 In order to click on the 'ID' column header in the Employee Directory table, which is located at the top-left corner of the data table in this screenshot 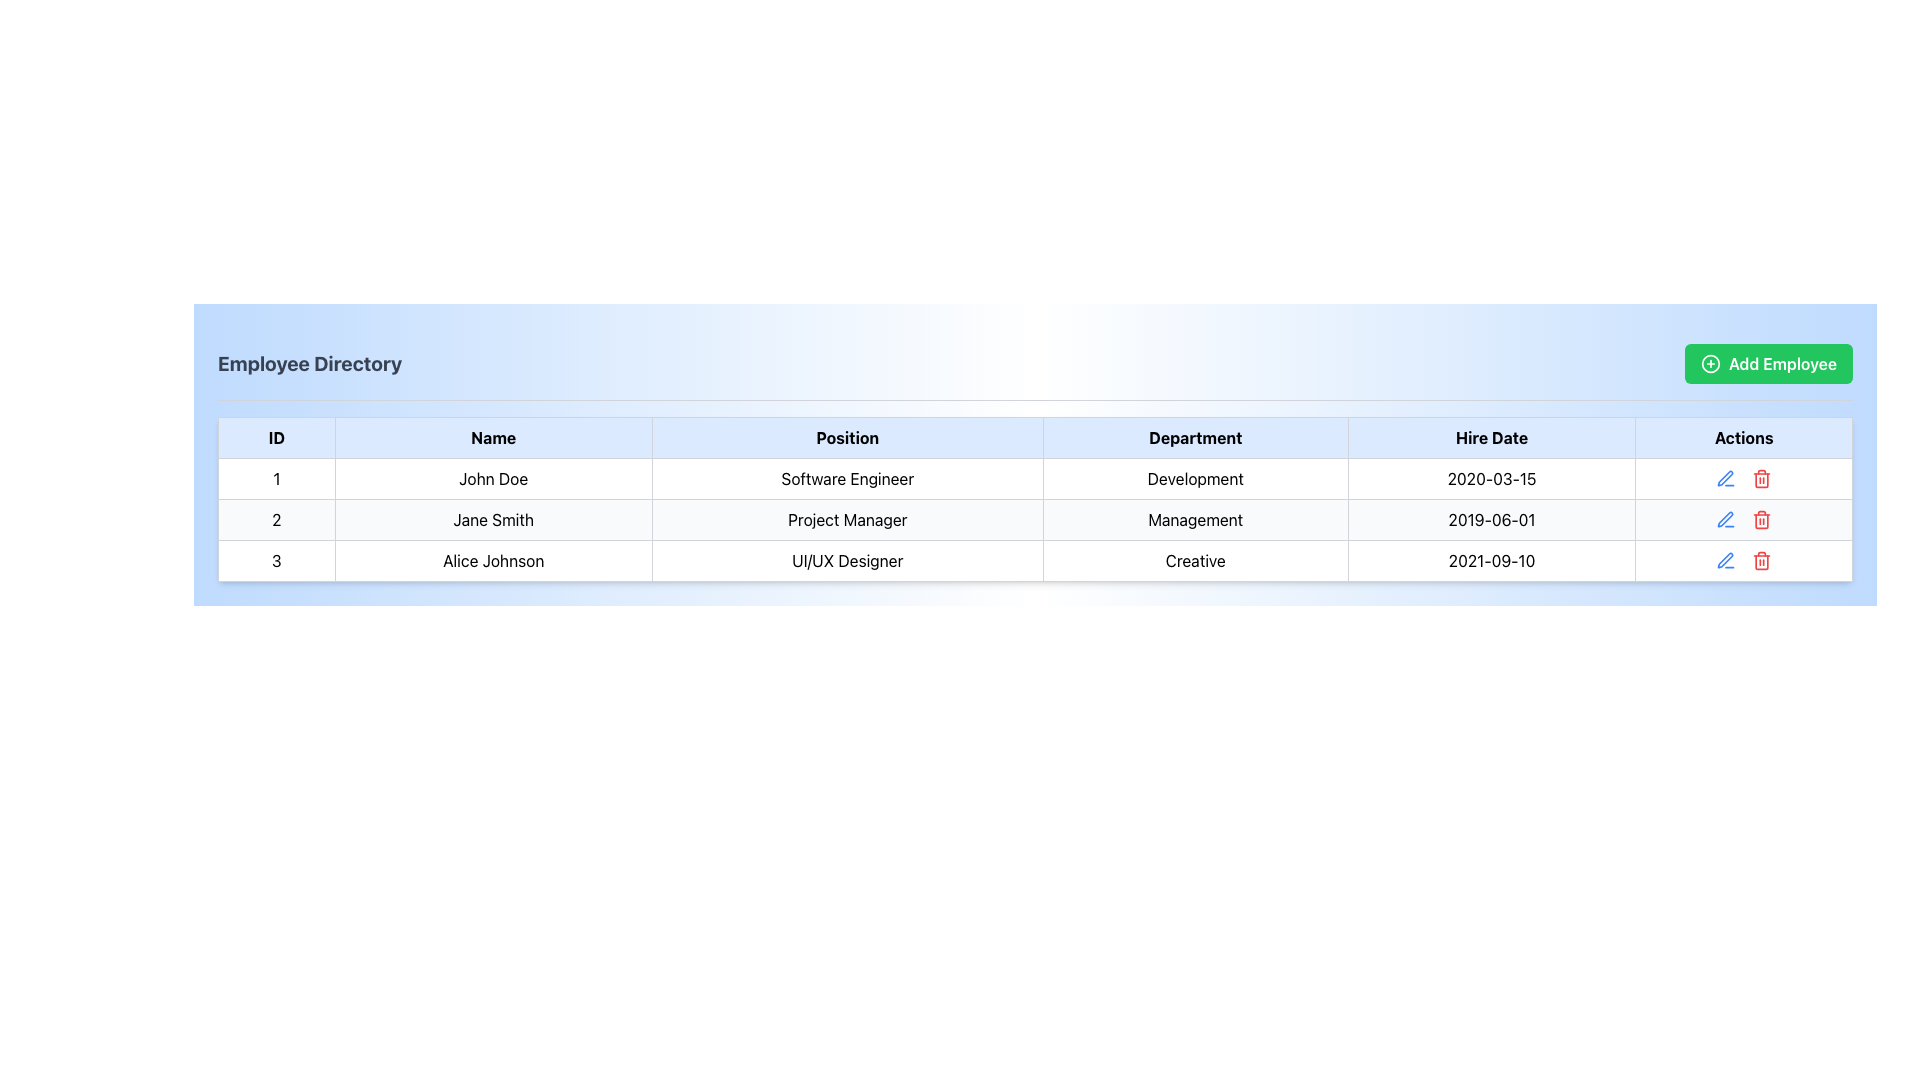, I will do `click(275, 437)`.